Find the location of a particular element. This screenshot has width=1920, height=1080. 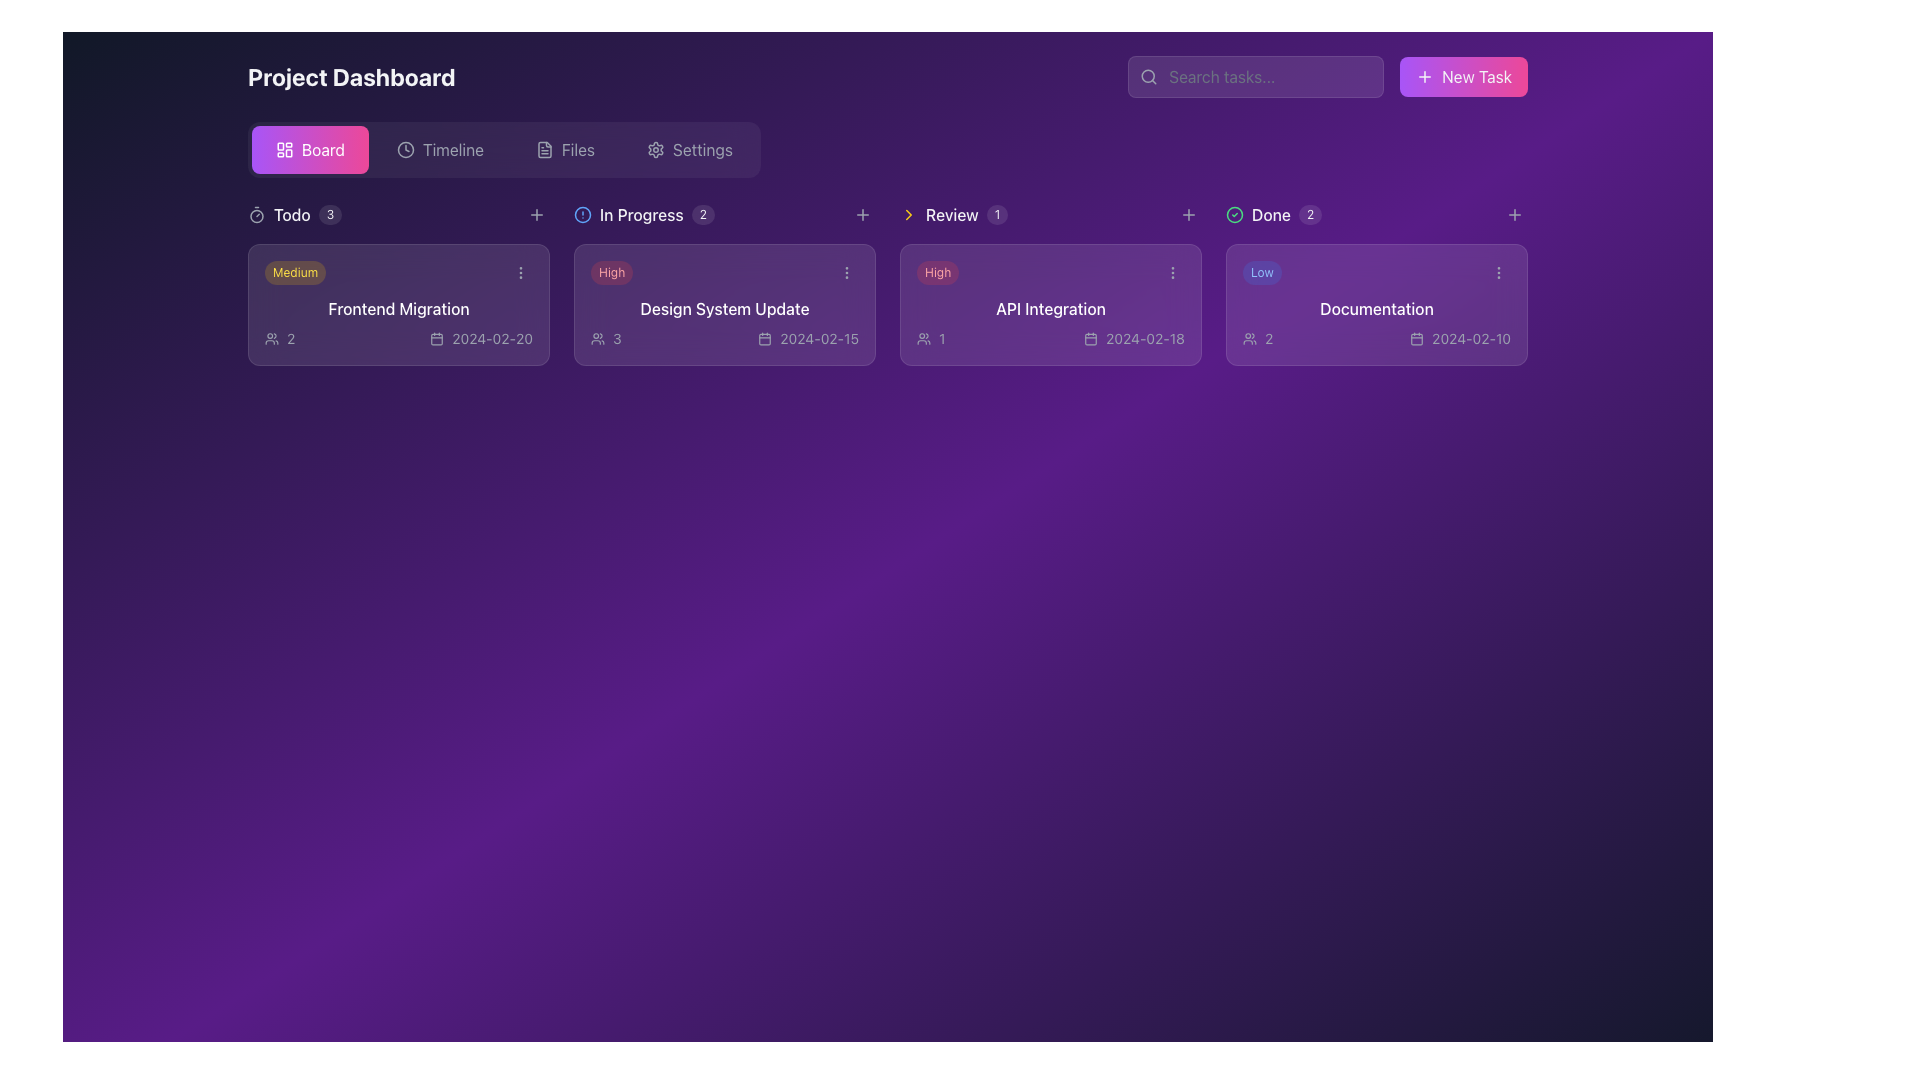

the small rectangular badge with rounded corners, filled with a light red background and the text 'High' in red, located inside the 'Design System Update' card in the 'In Progress' column is located at coordinates (611, 273).